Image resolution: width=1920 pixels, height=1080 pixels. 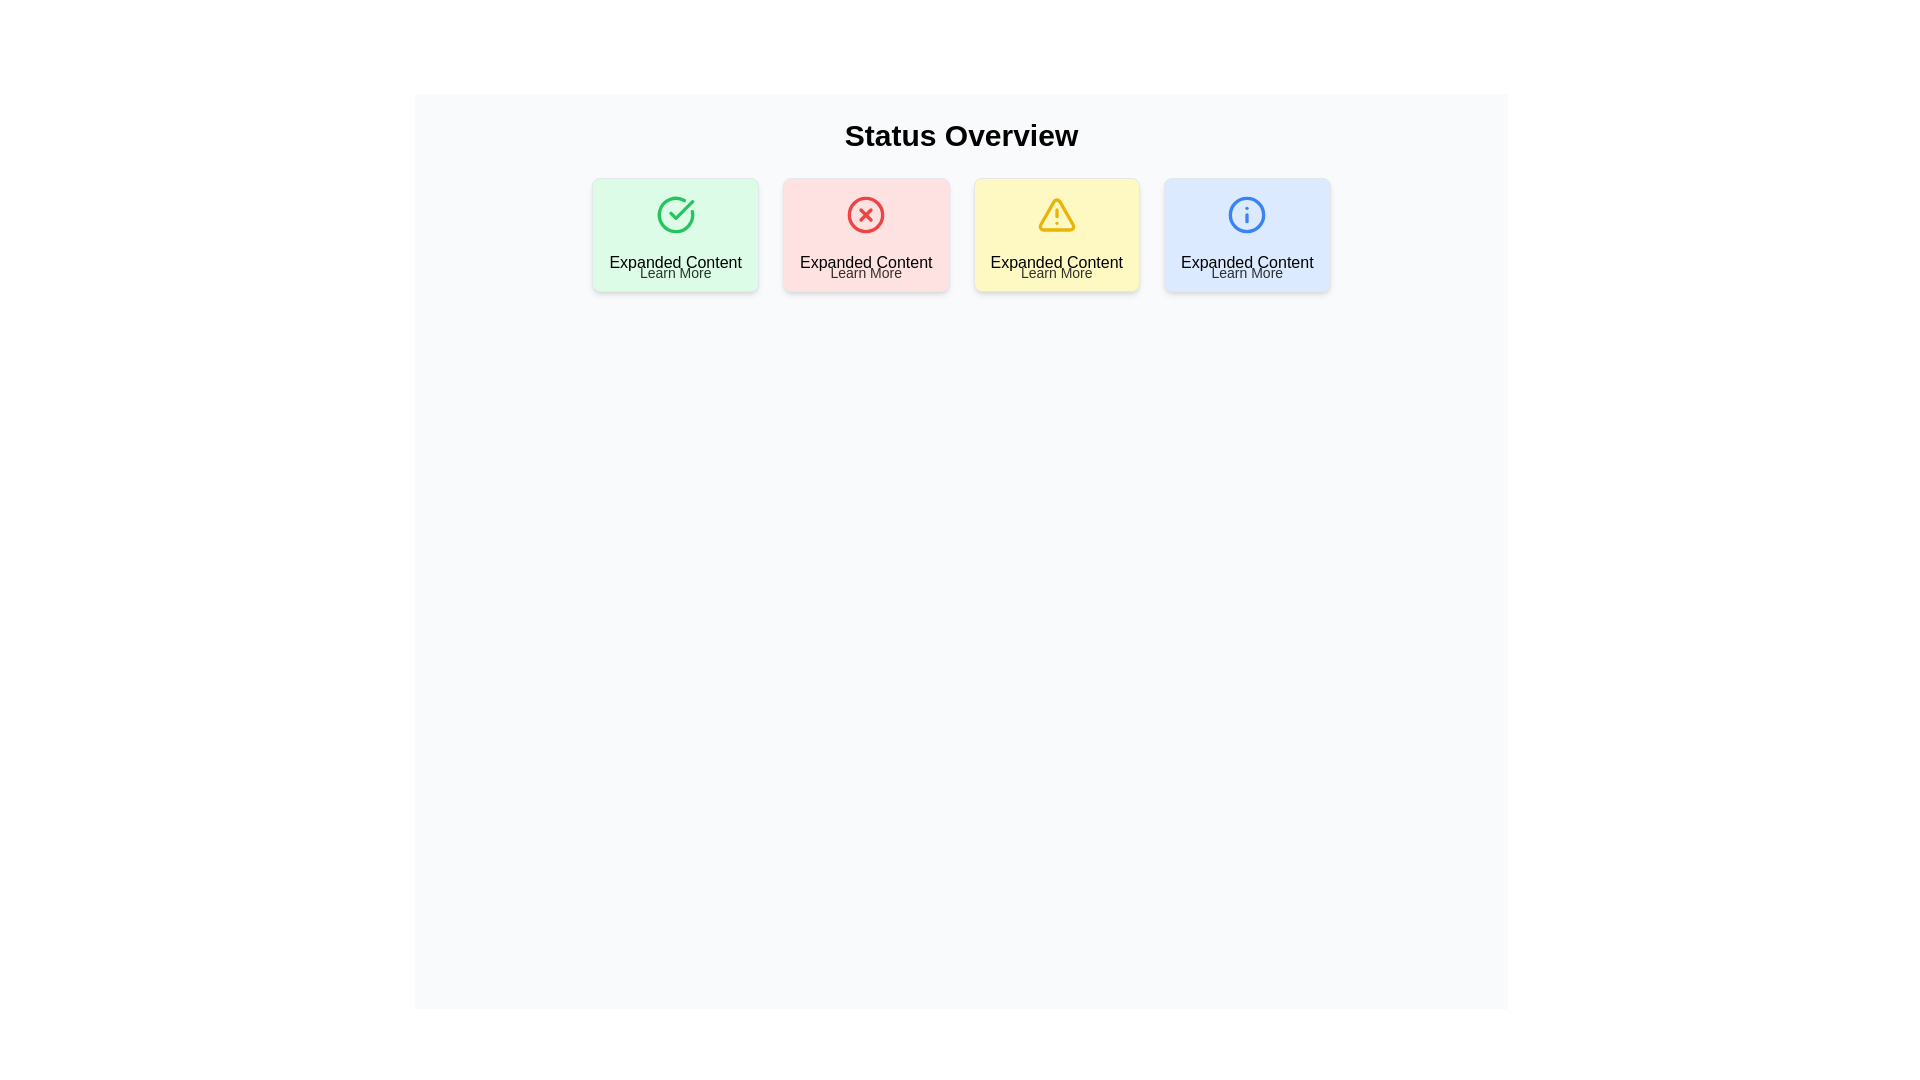 What do you see at coordinates (1055, 215) in the screenshot?
I see `properties of the warning icon located within the yellow background card in the third slot from the left under the 'Status Overview' heading` at bounding box center [1055, 215].